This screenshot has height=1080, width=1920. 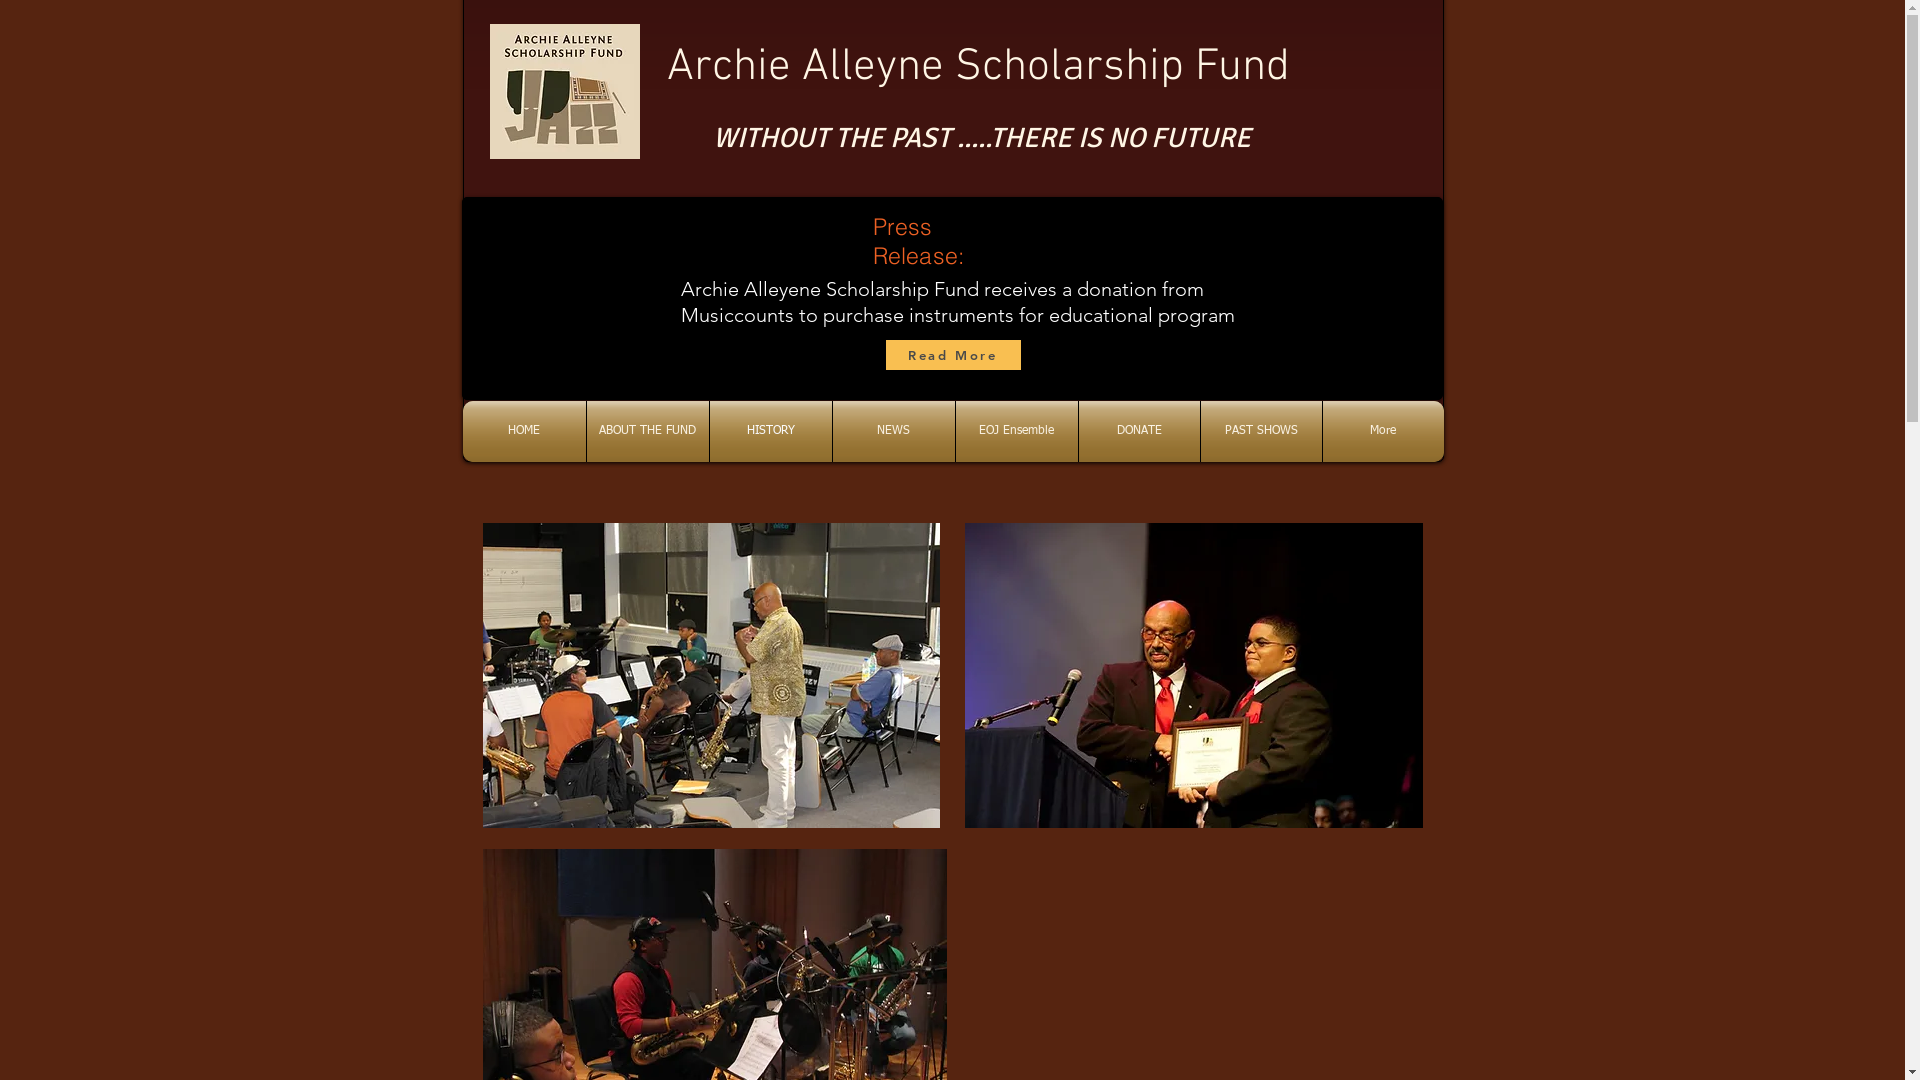 I want to click on 'NEWS', so click(x=891, y=430).